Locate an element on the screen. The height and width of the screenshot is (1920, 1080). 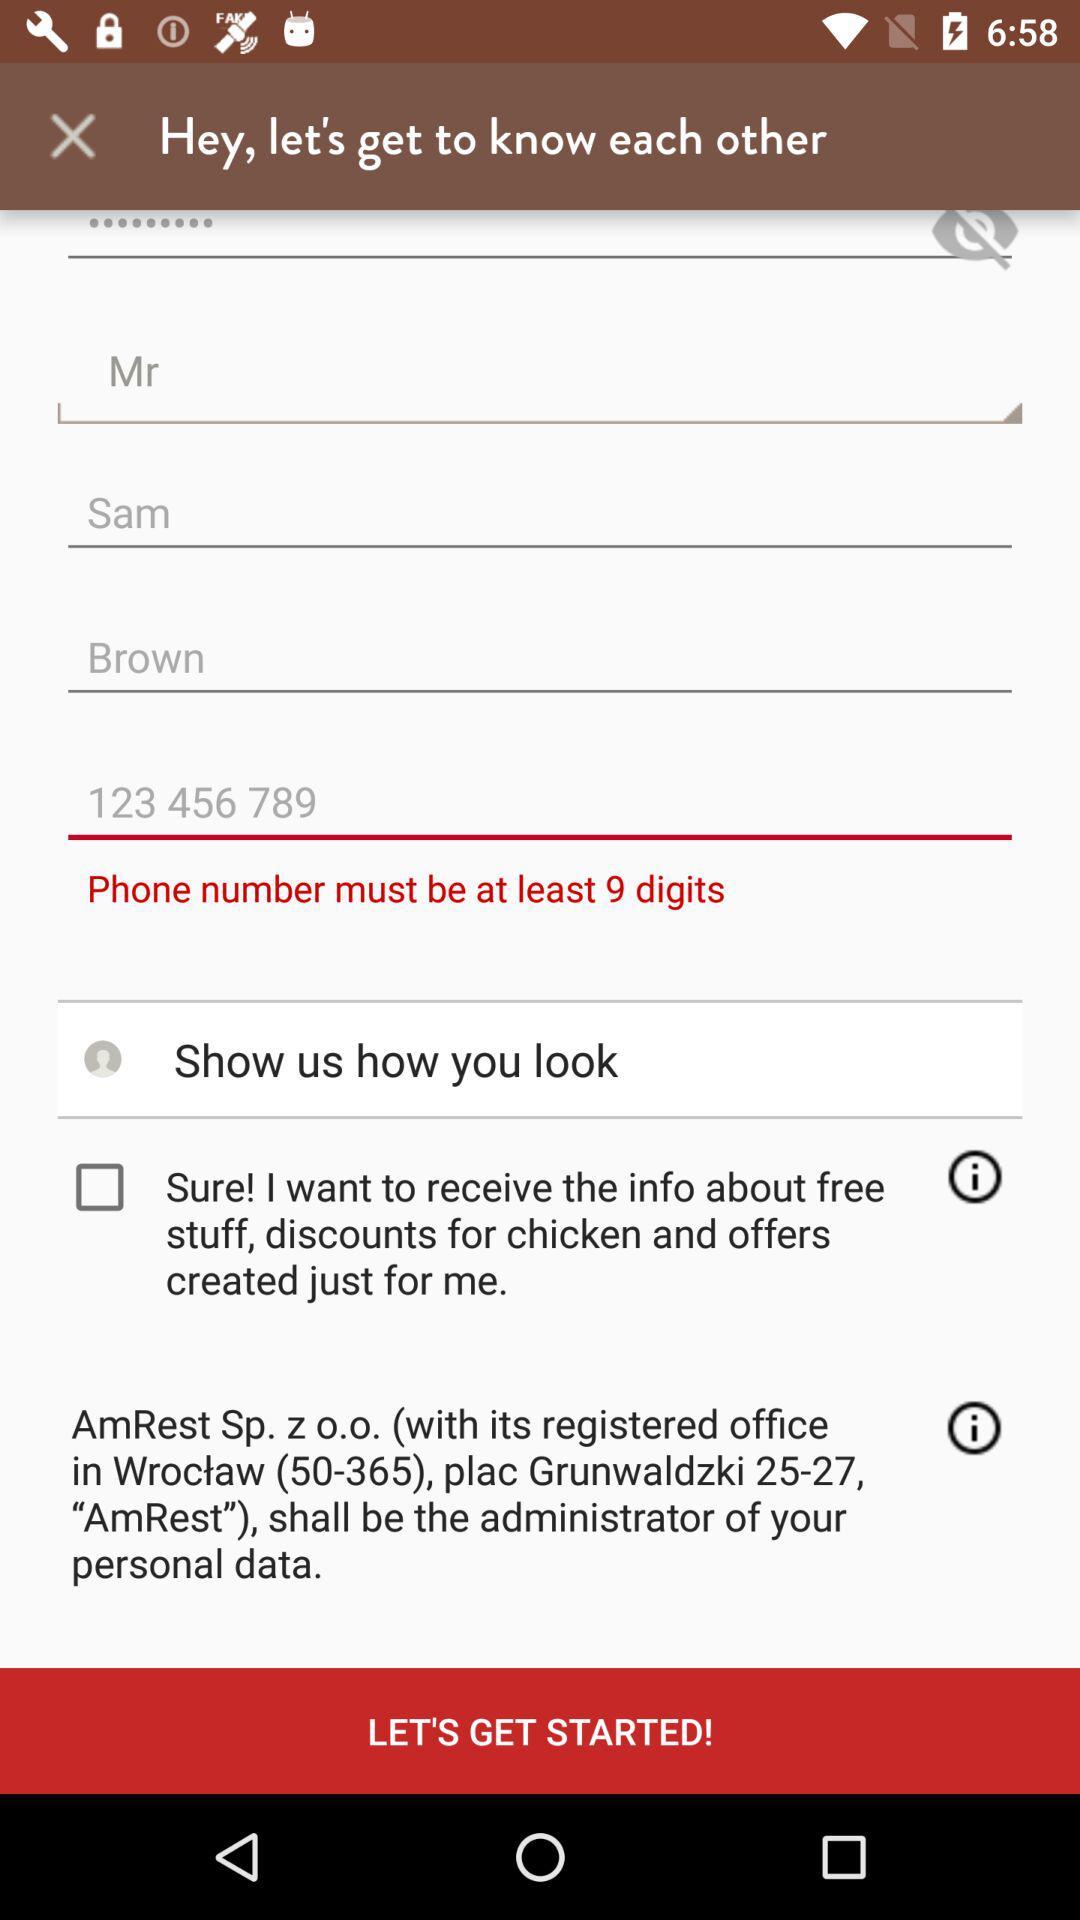
information is located at coordinates (973, 1426).